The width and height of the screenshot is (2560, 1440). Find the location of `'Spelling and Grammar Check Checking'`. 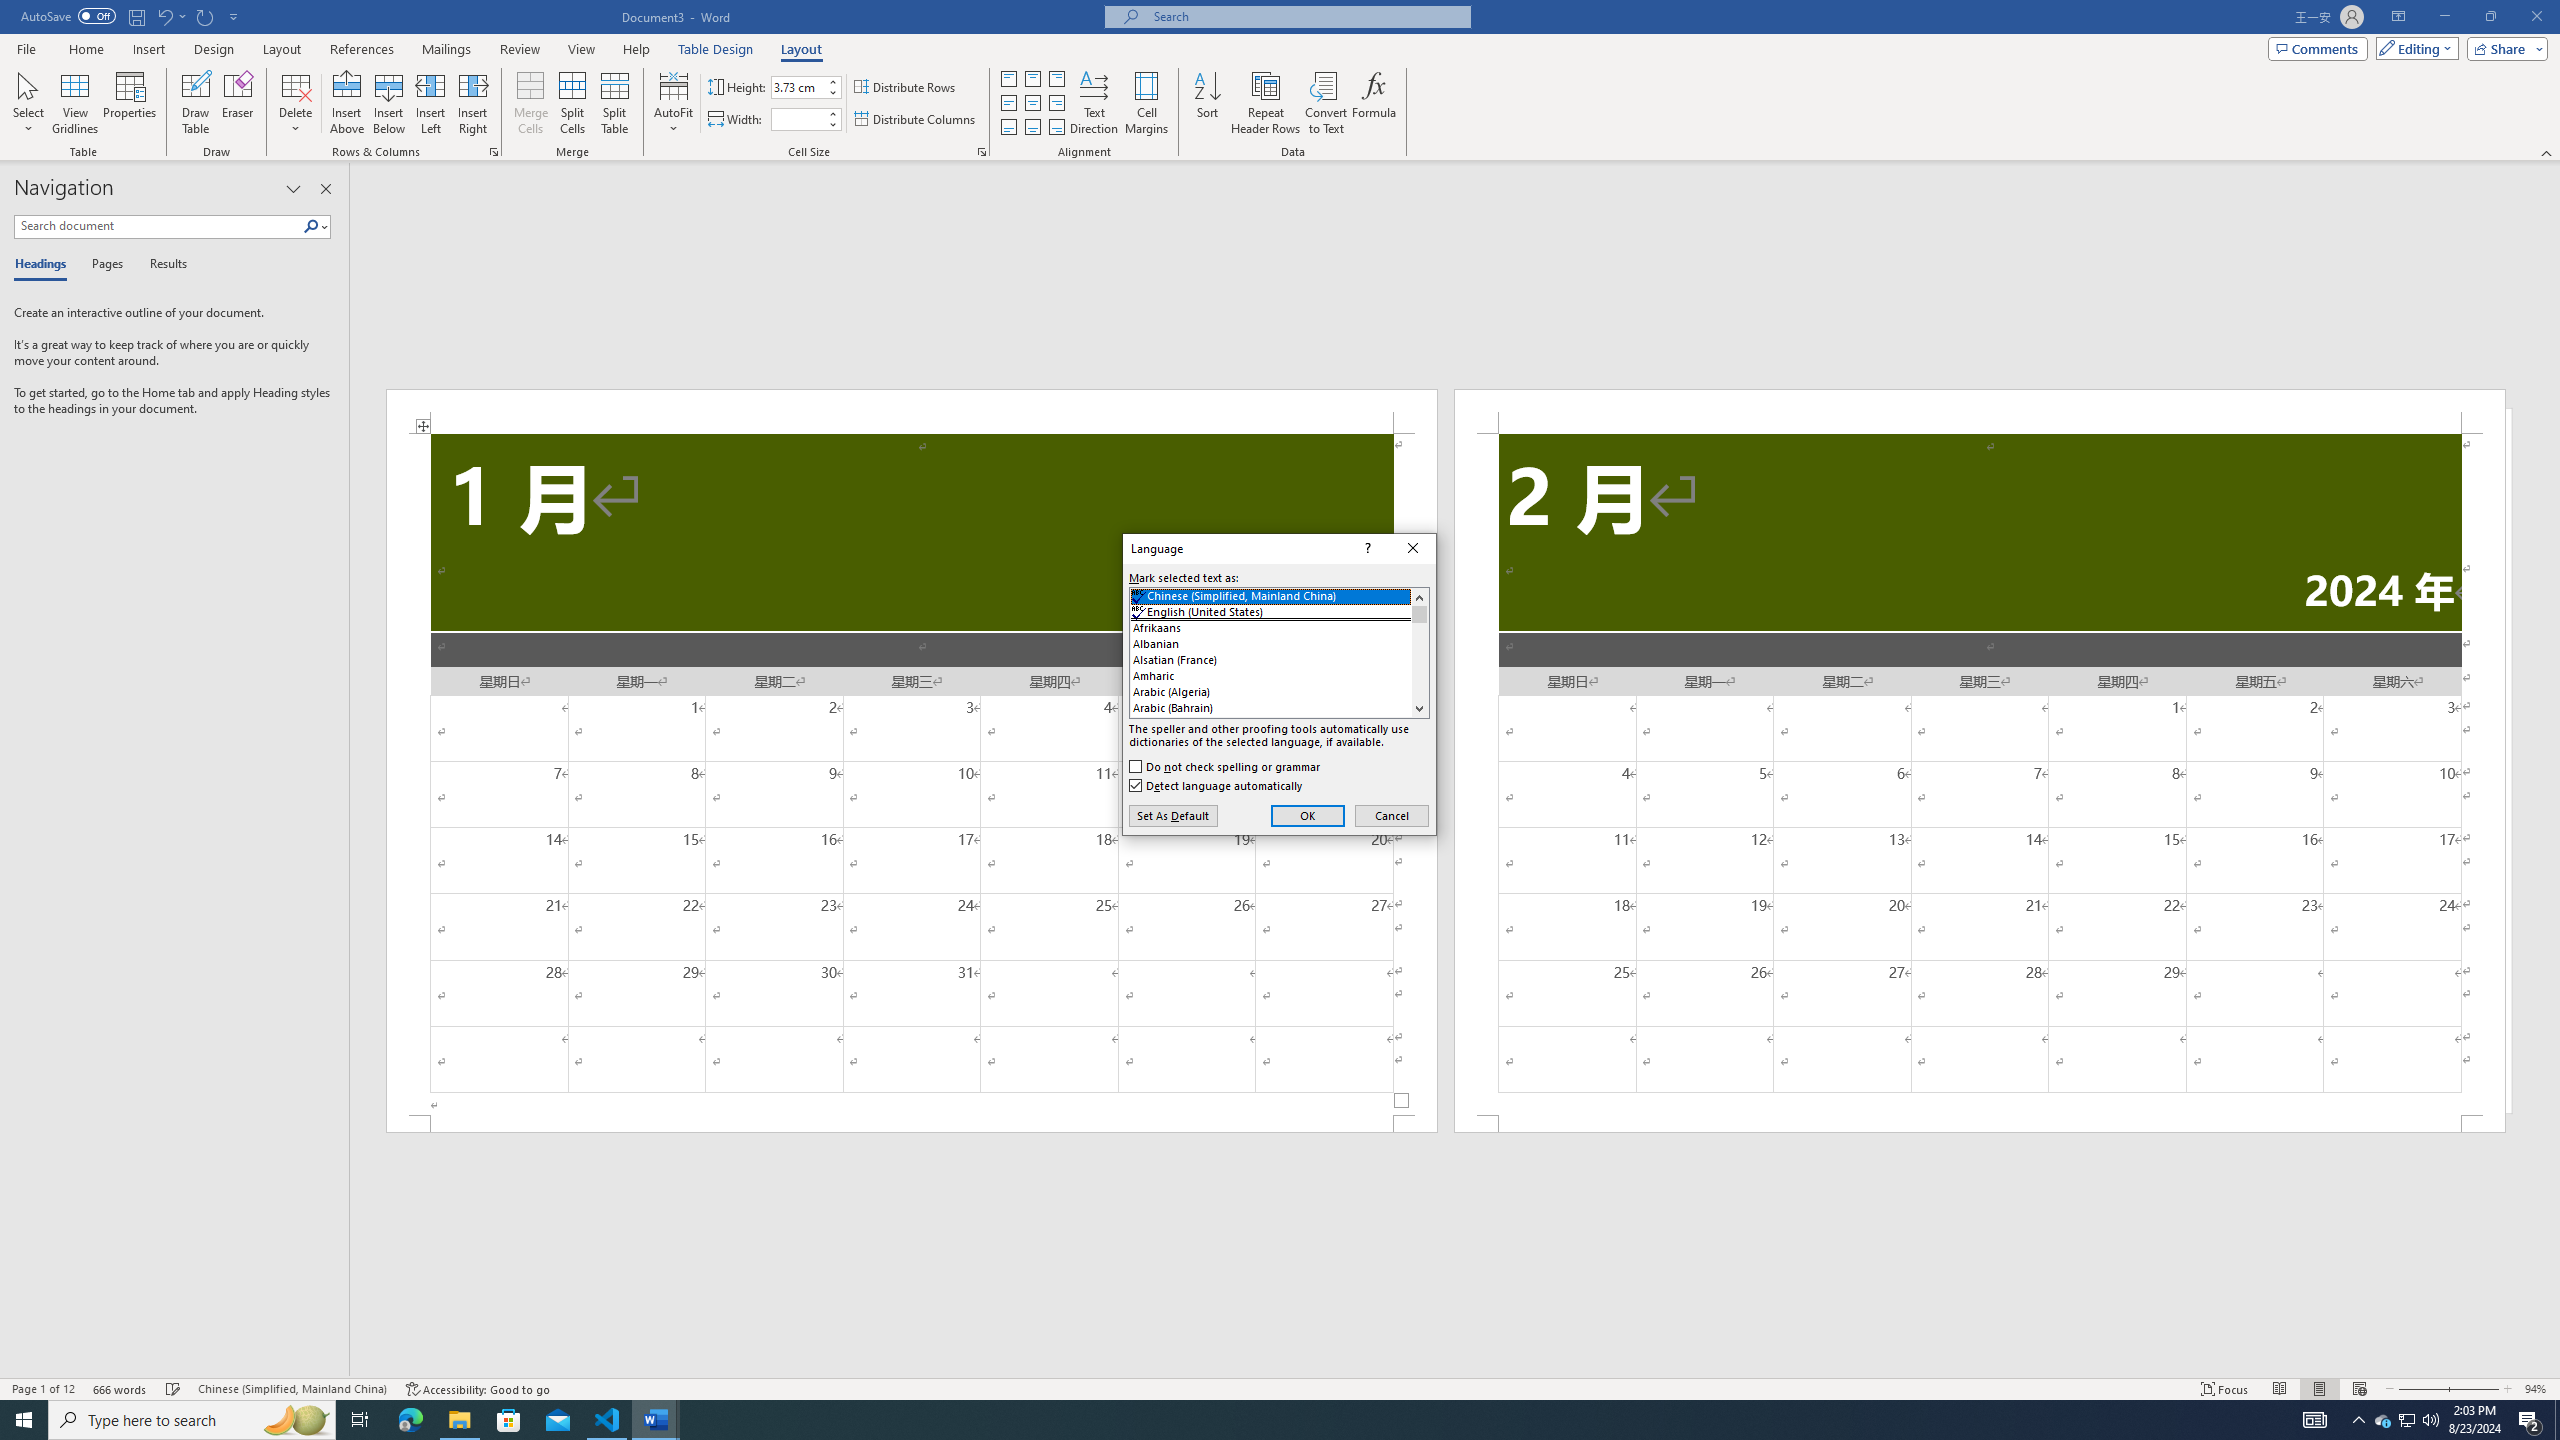

'Spelling and Grammar Check Checking' is located at coordinates (174, 1389).